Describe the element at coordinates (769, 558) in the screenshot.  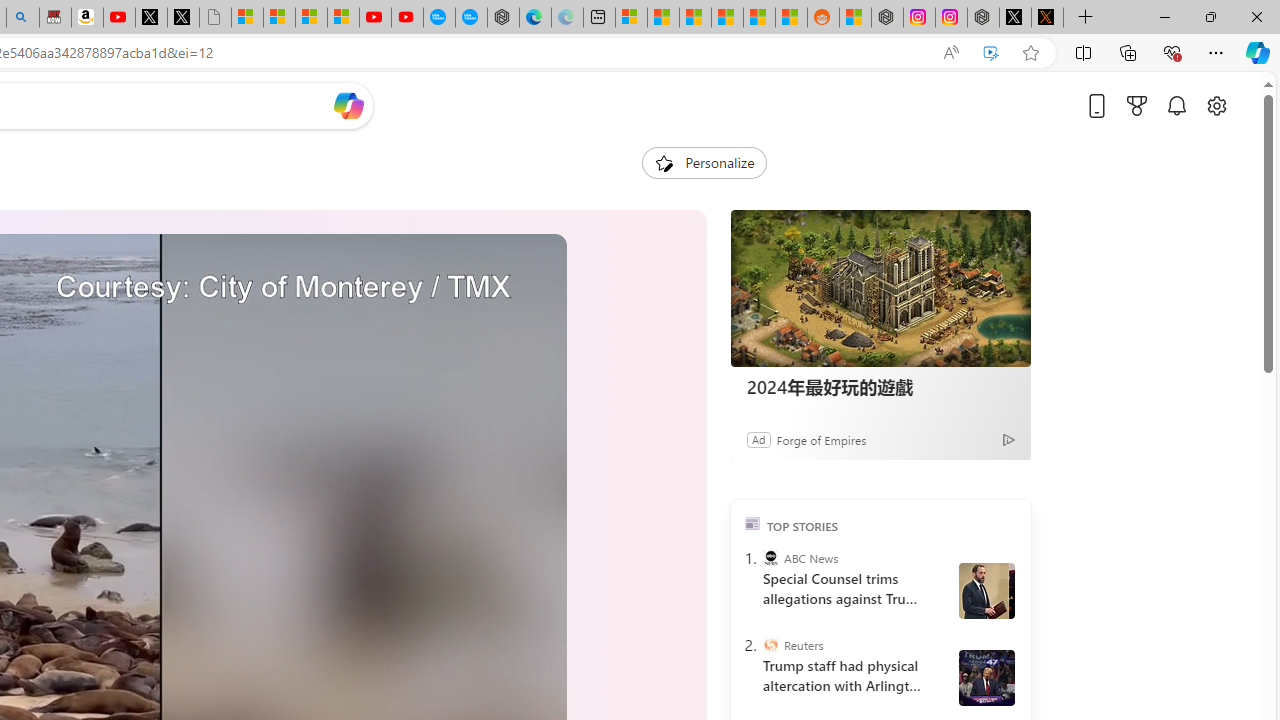
I see `'ABC News'` at that location.